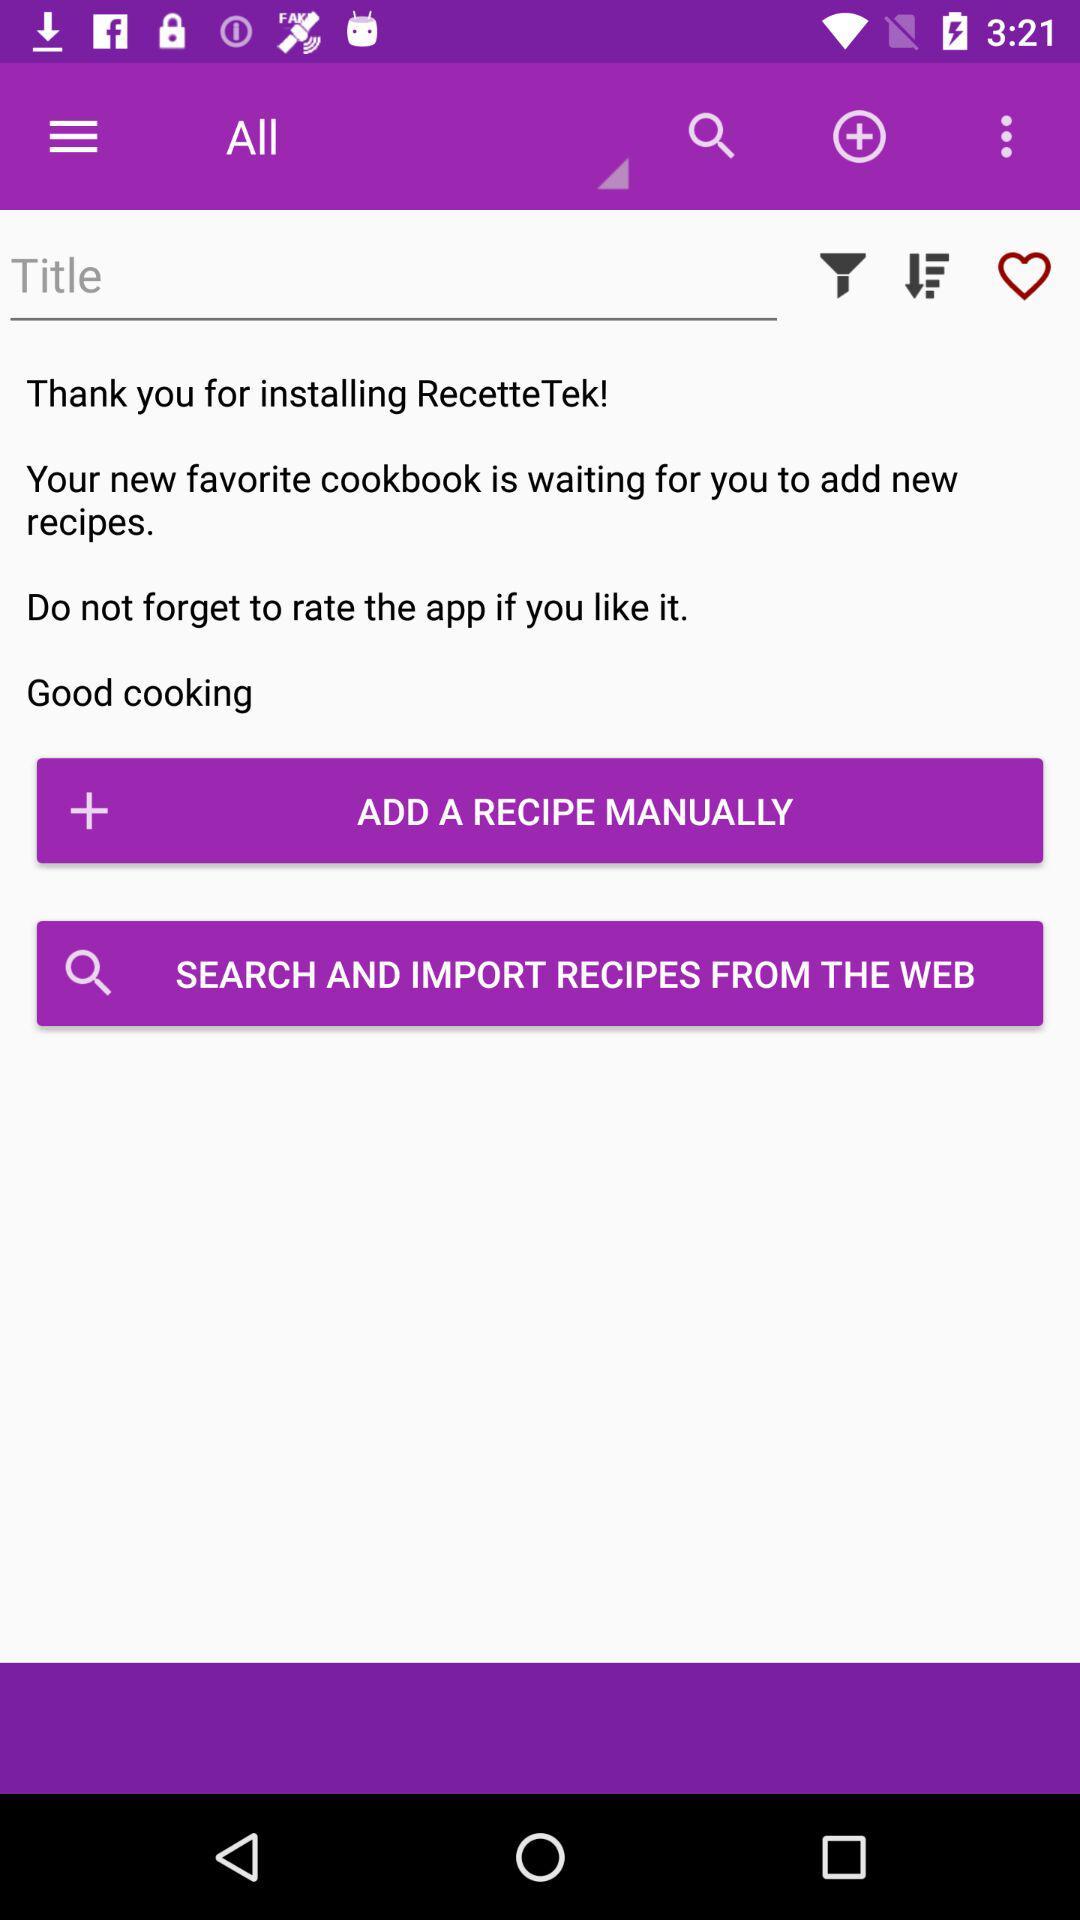 This screenshot has width=1080, height=1920. What do you see at coordinates (926, 274) in the screenshot?
I see `the item above thank you for` at bounding box center [926, 274].